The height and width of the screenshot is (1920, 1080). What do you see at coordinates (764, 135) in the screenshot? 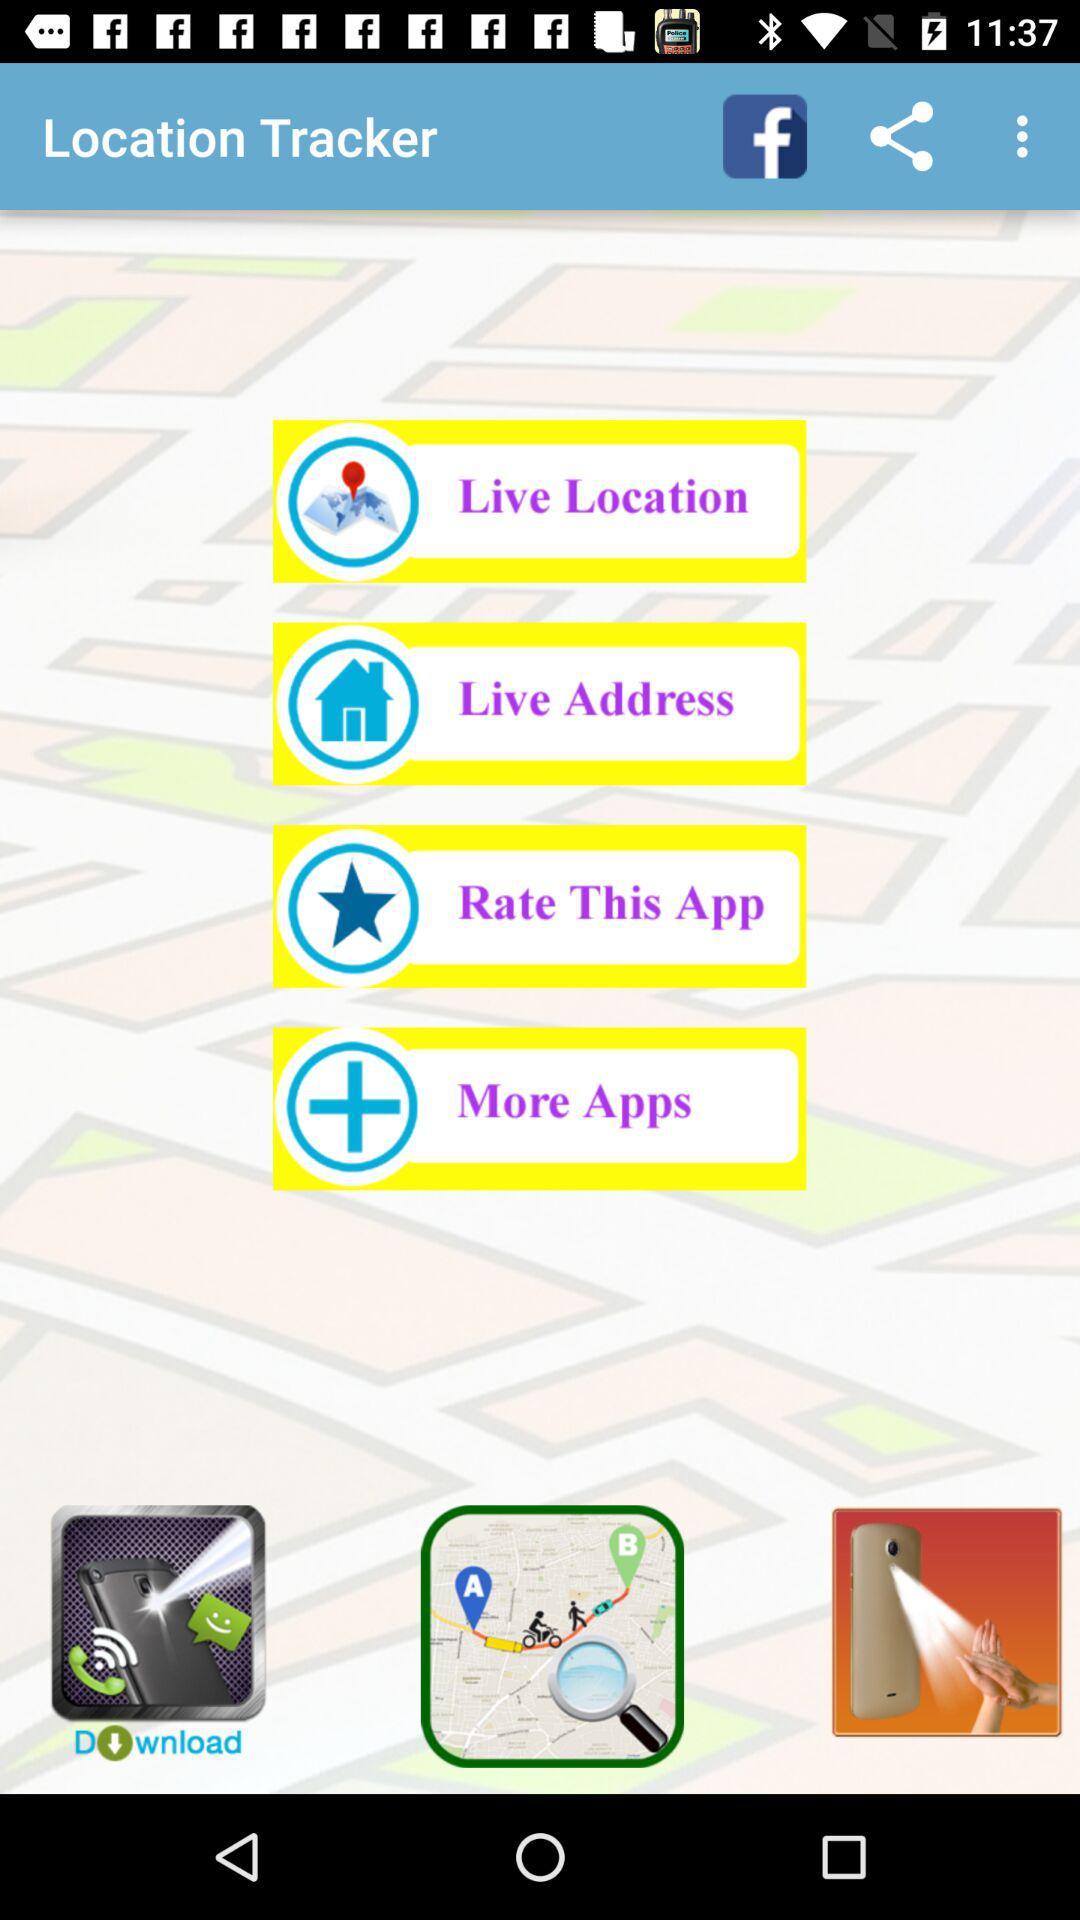
I see `share on facebook` at bounding box center [764, 135].